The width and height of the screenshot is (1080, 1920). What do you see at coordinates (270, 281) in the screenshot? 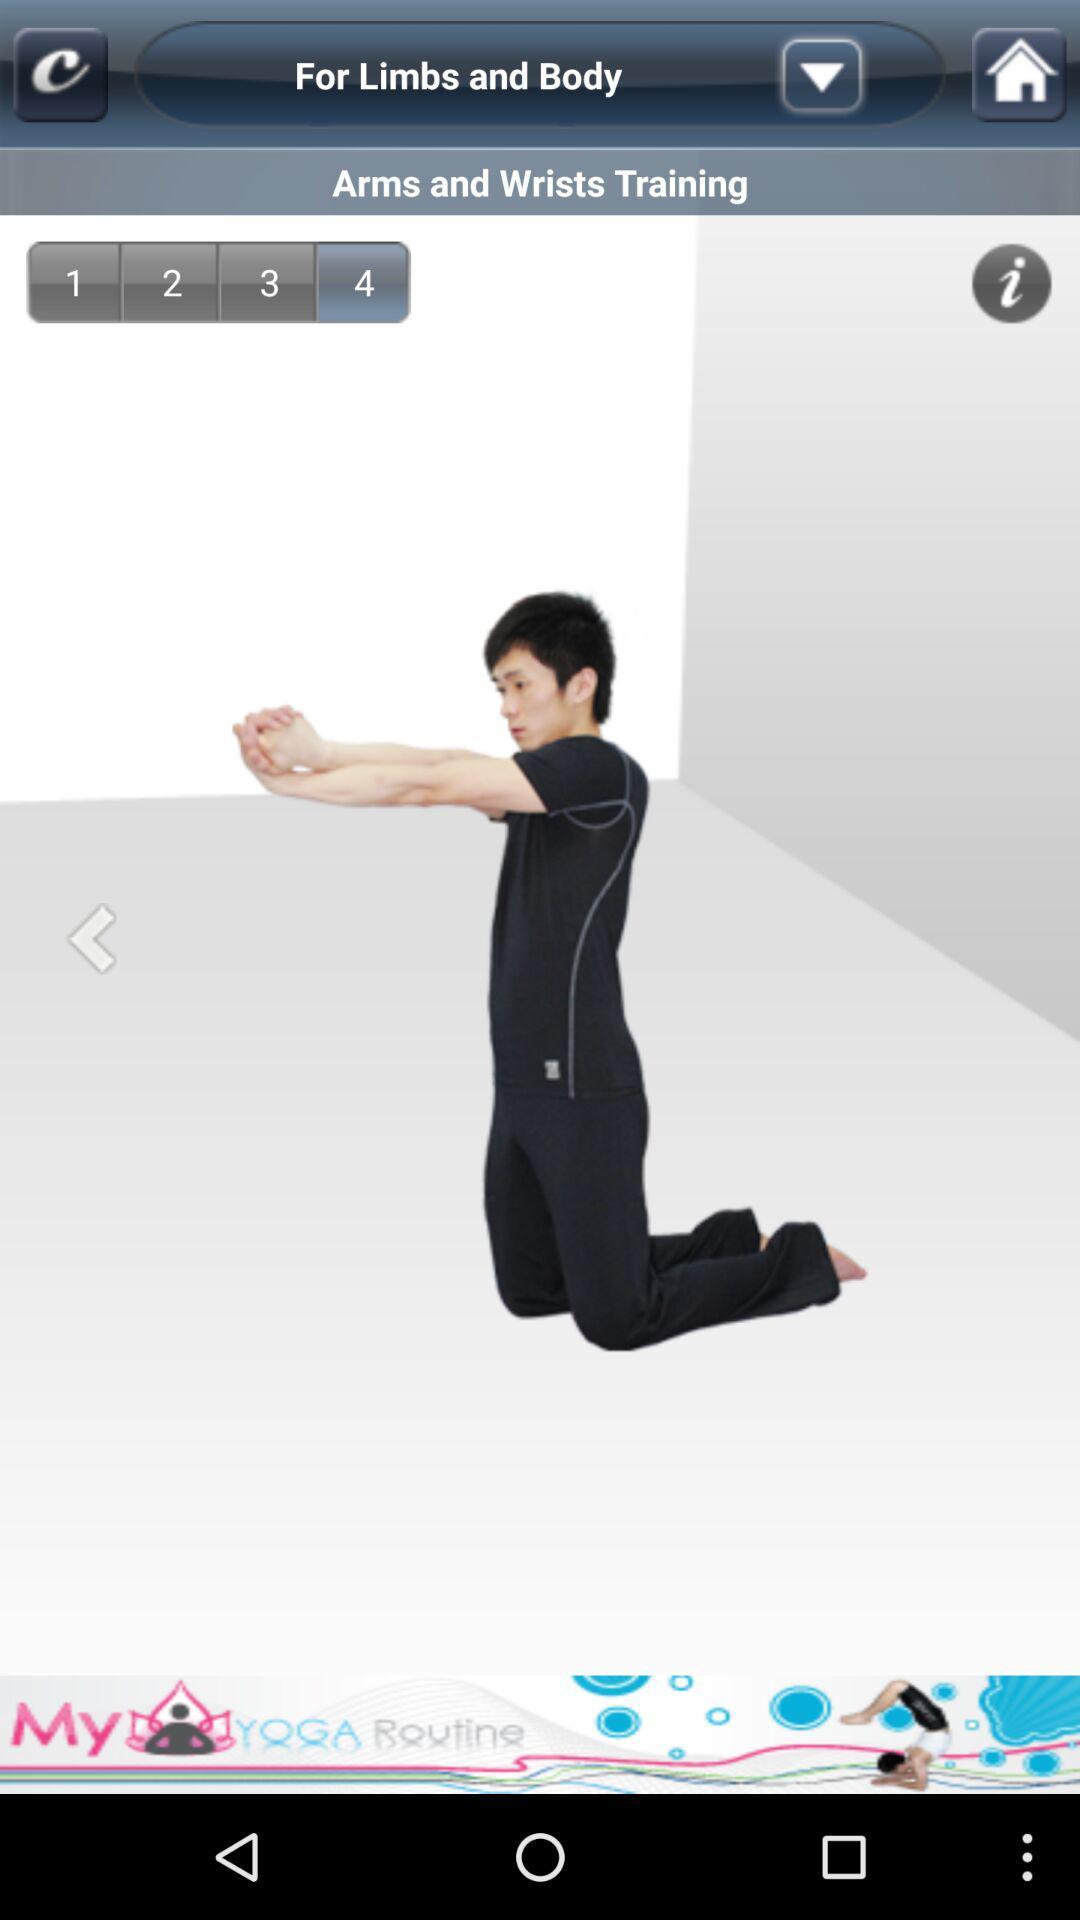
I see `the icon next to the 2 icon` at bounding box center [270, 281].